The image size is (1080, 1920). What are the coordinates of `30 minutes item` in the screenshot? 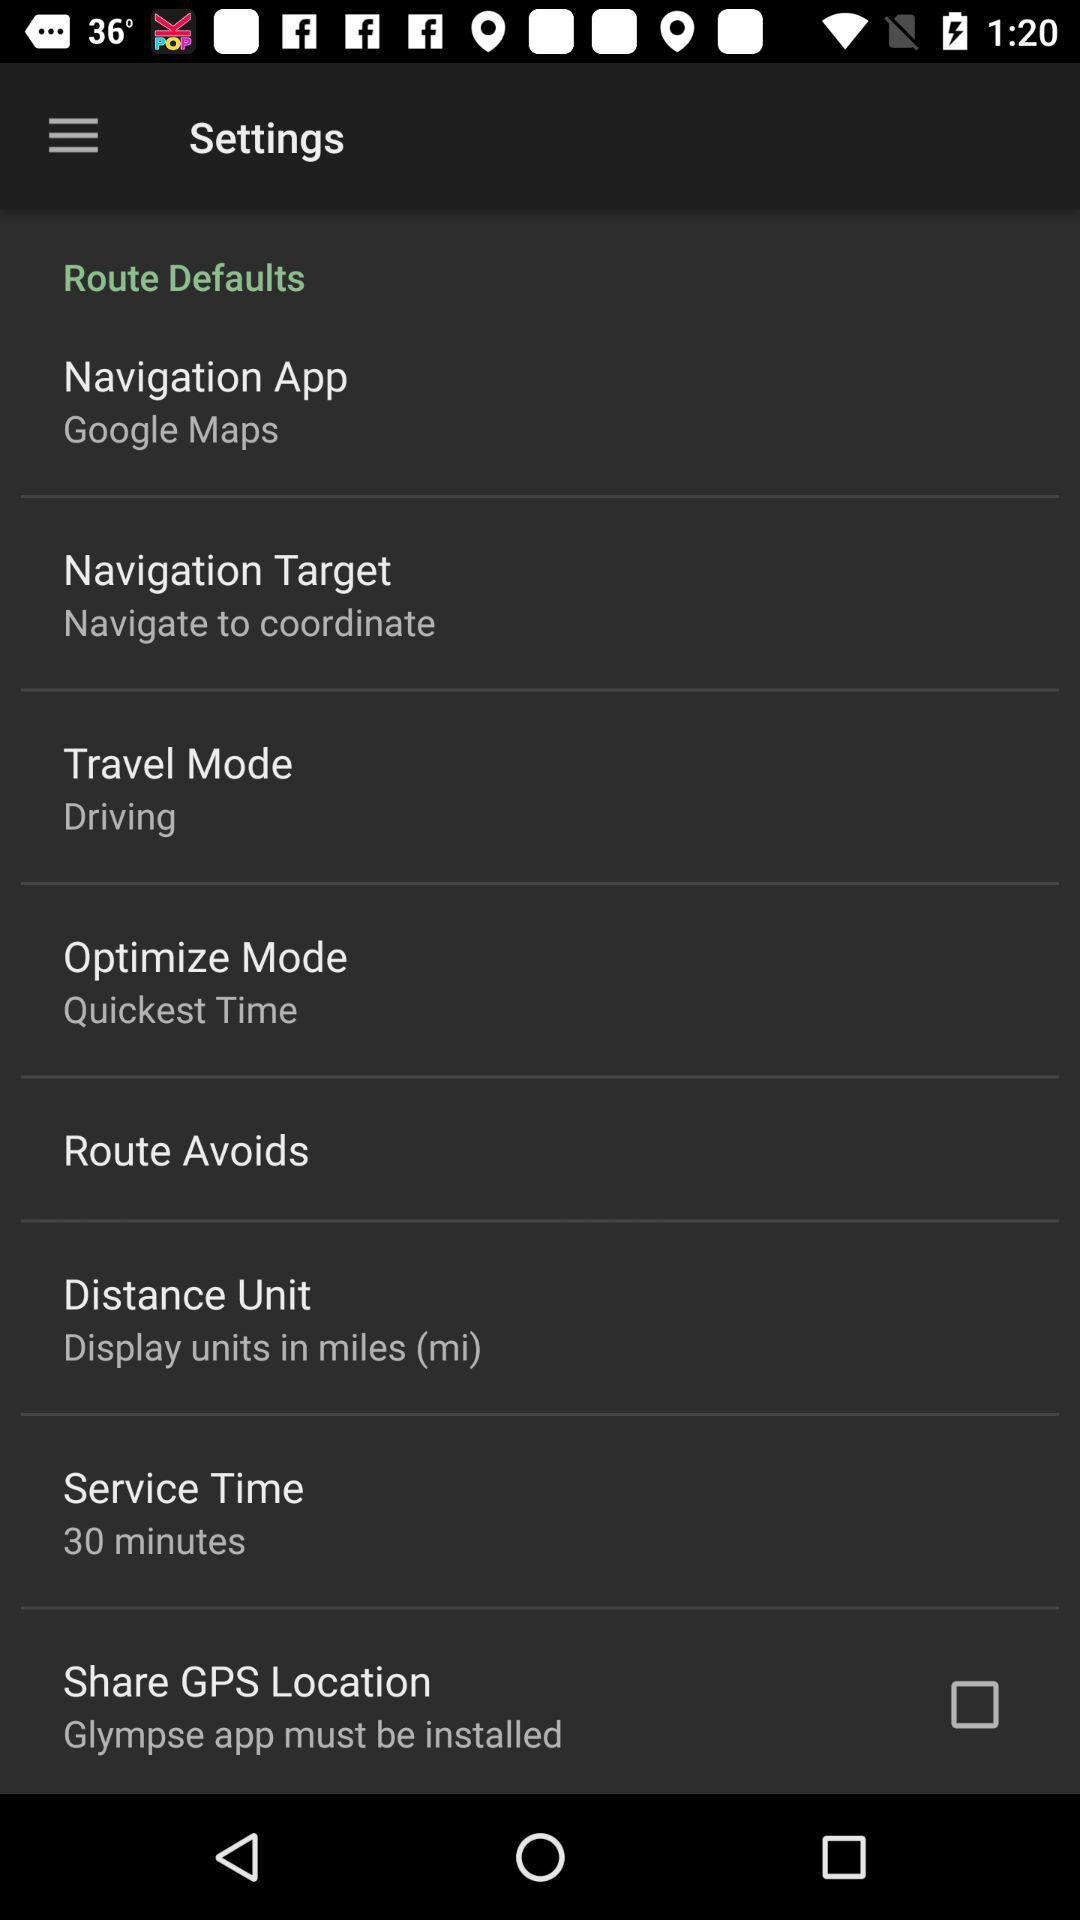 It's located at (153, 1538).